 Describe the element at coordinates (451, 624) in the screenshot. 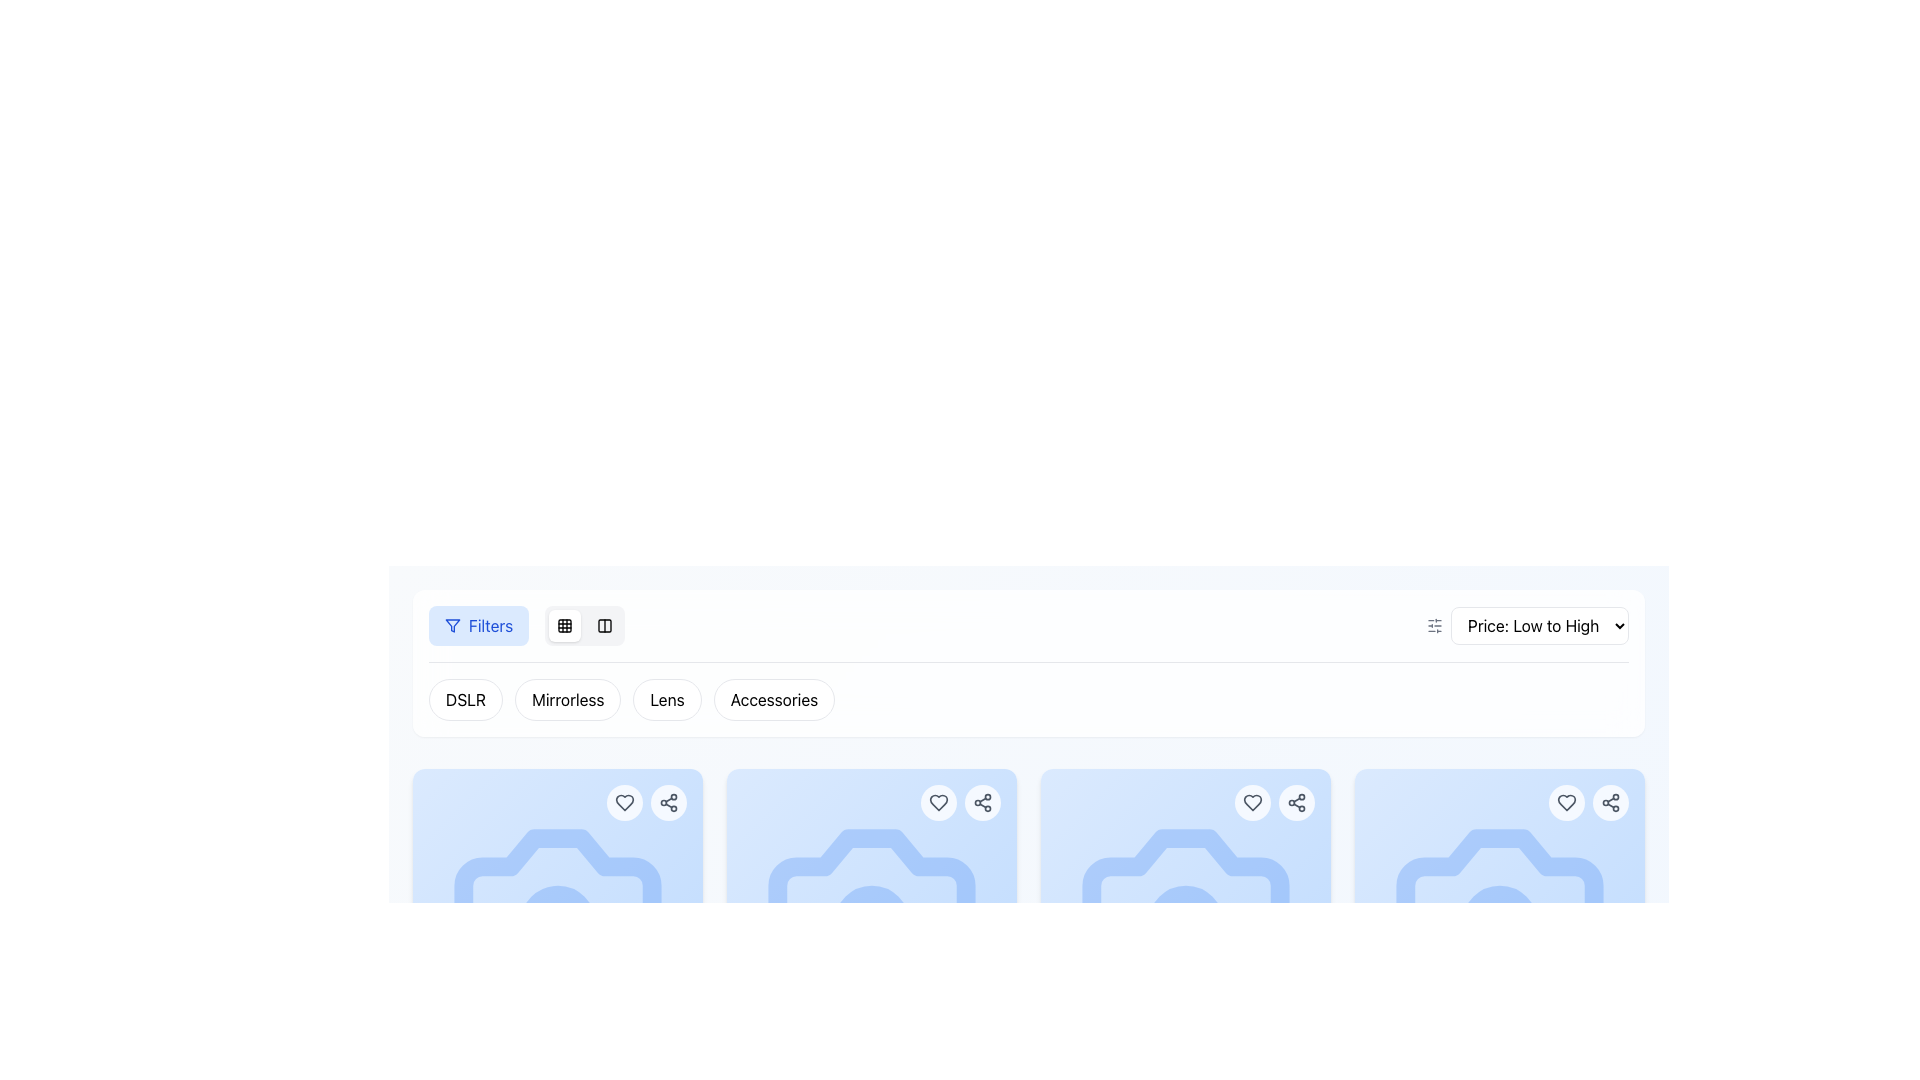

I see `the 'Filters' button SVG Icon, which signifies the functionality to apply filters to the displayed content` at that location.